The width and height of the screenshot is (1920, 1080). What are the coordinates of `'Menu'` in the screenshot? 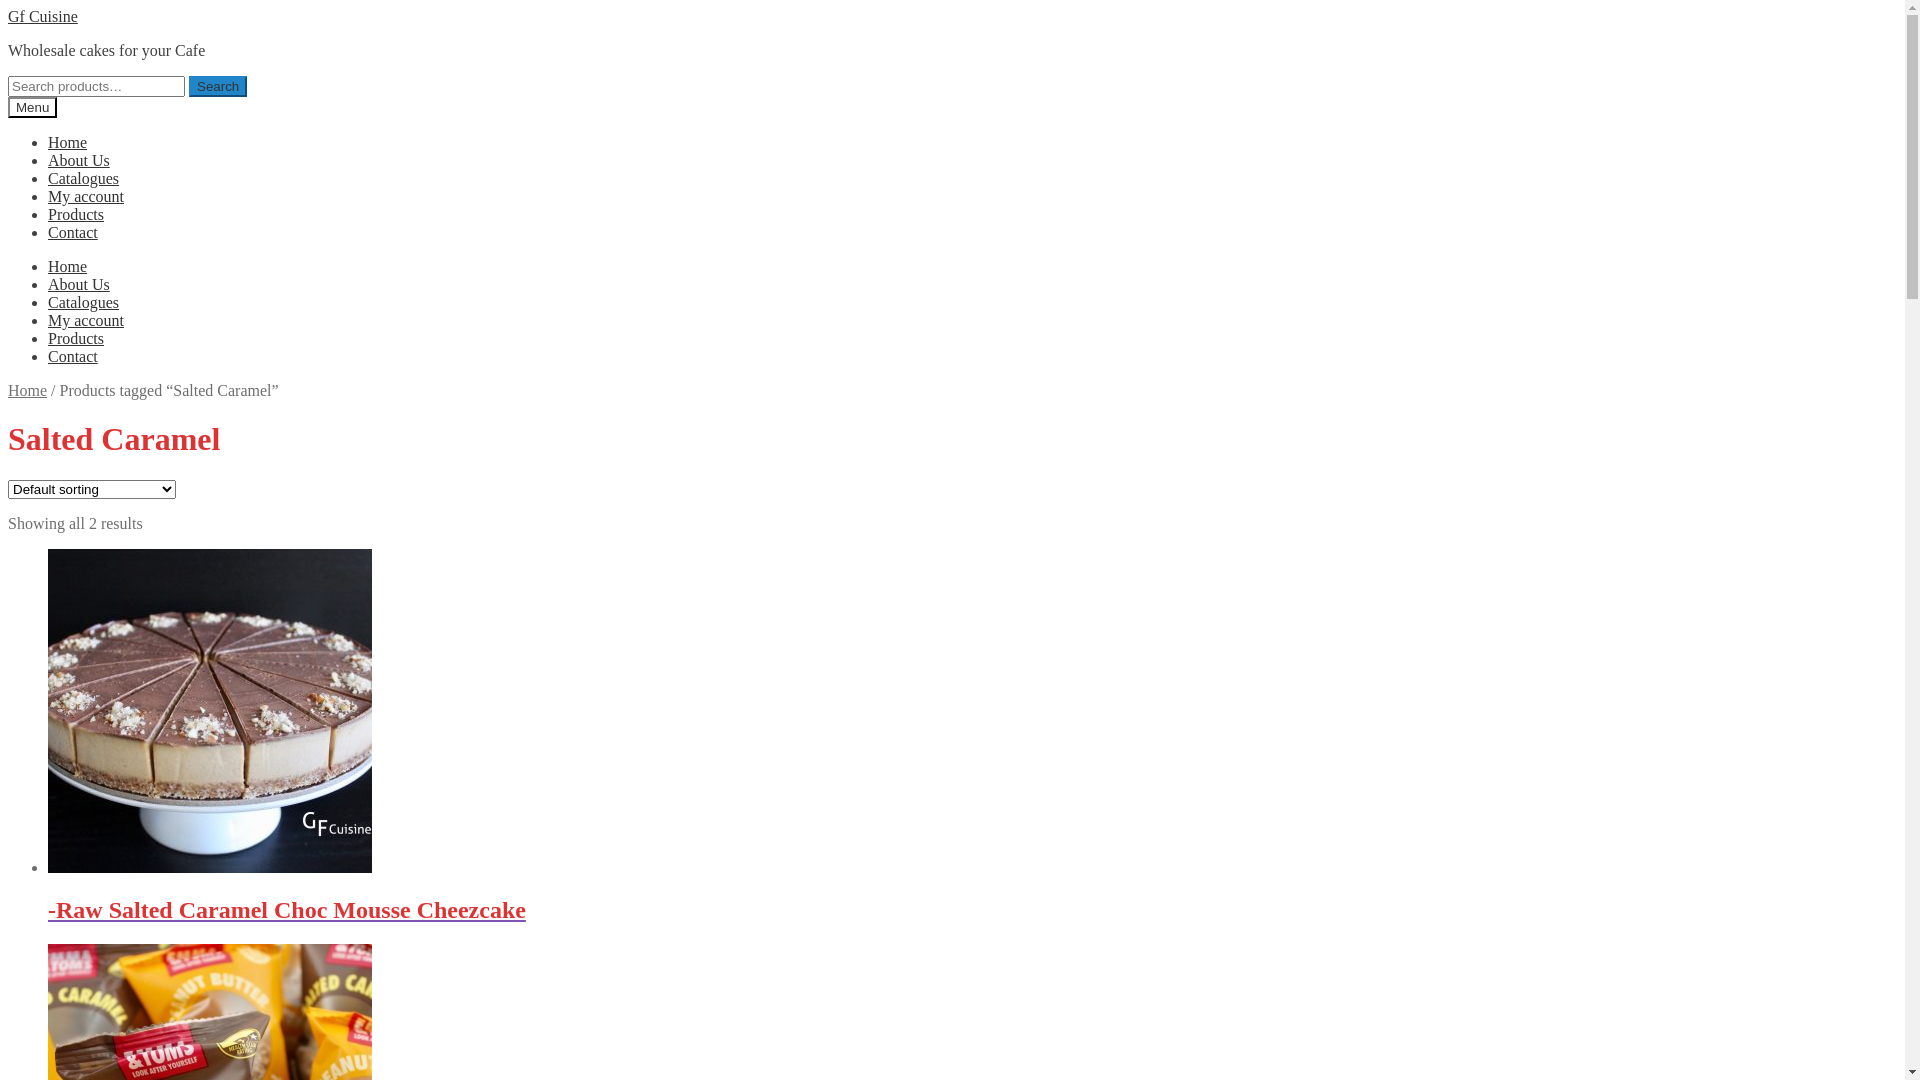 It's located at (32, 107).